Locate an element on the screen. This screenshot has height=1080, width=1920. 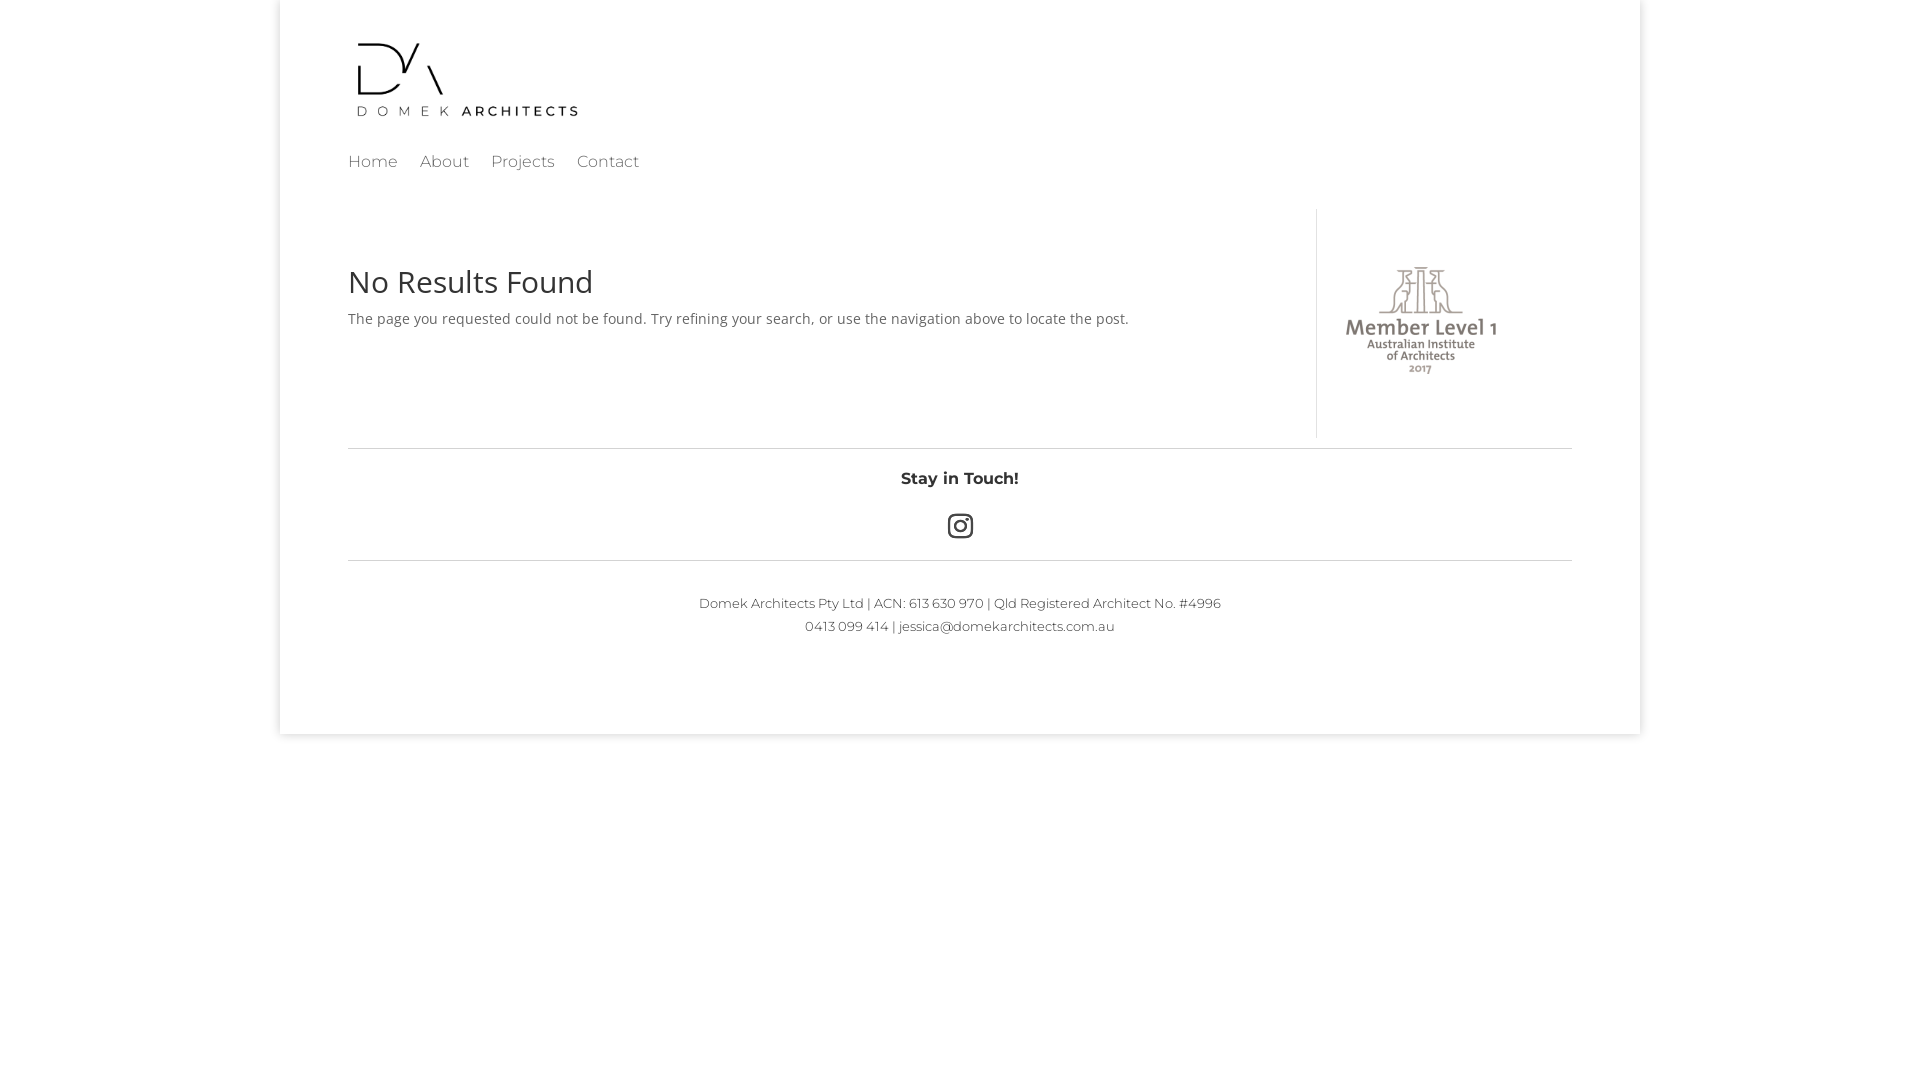
'Home' is located at coordinates (373, 164).